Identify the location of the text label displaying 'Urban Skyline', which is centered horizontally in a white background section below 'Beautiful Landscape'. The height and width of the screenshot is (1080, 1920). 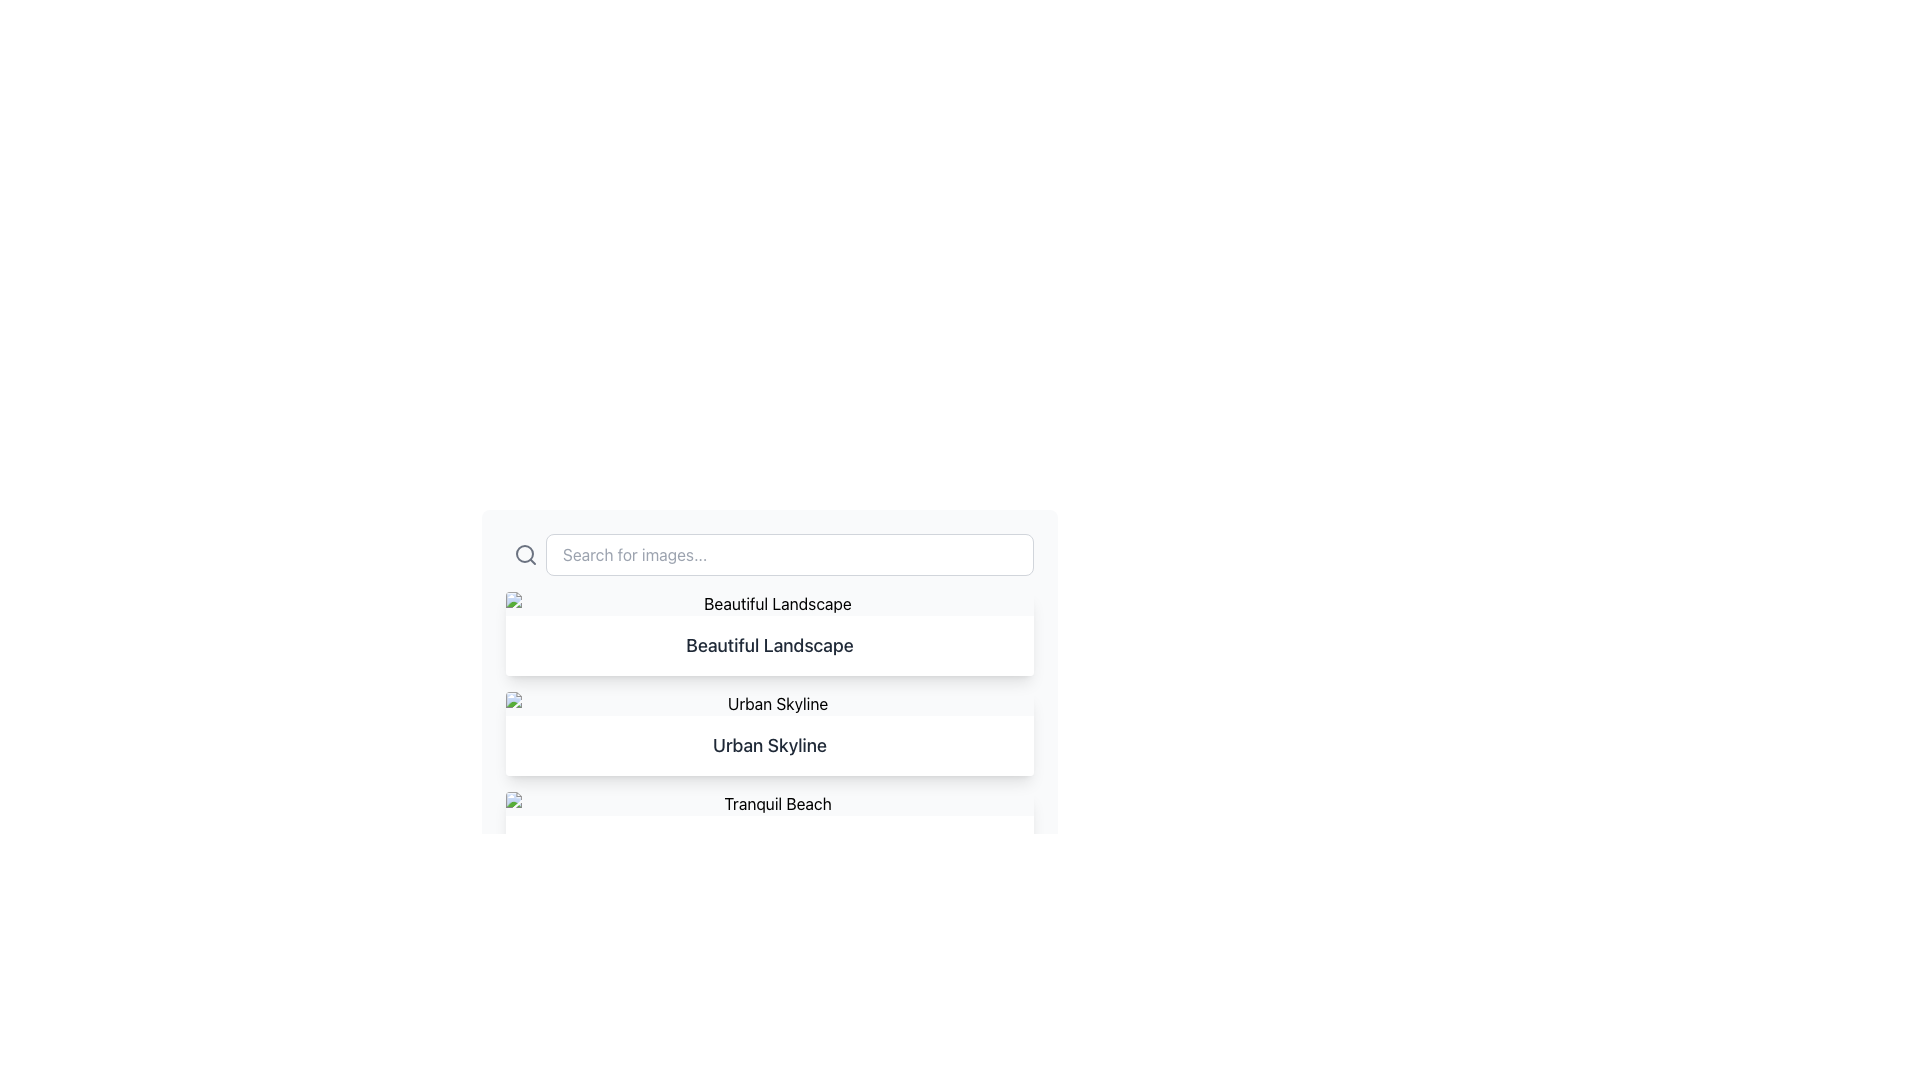
(768, 745).